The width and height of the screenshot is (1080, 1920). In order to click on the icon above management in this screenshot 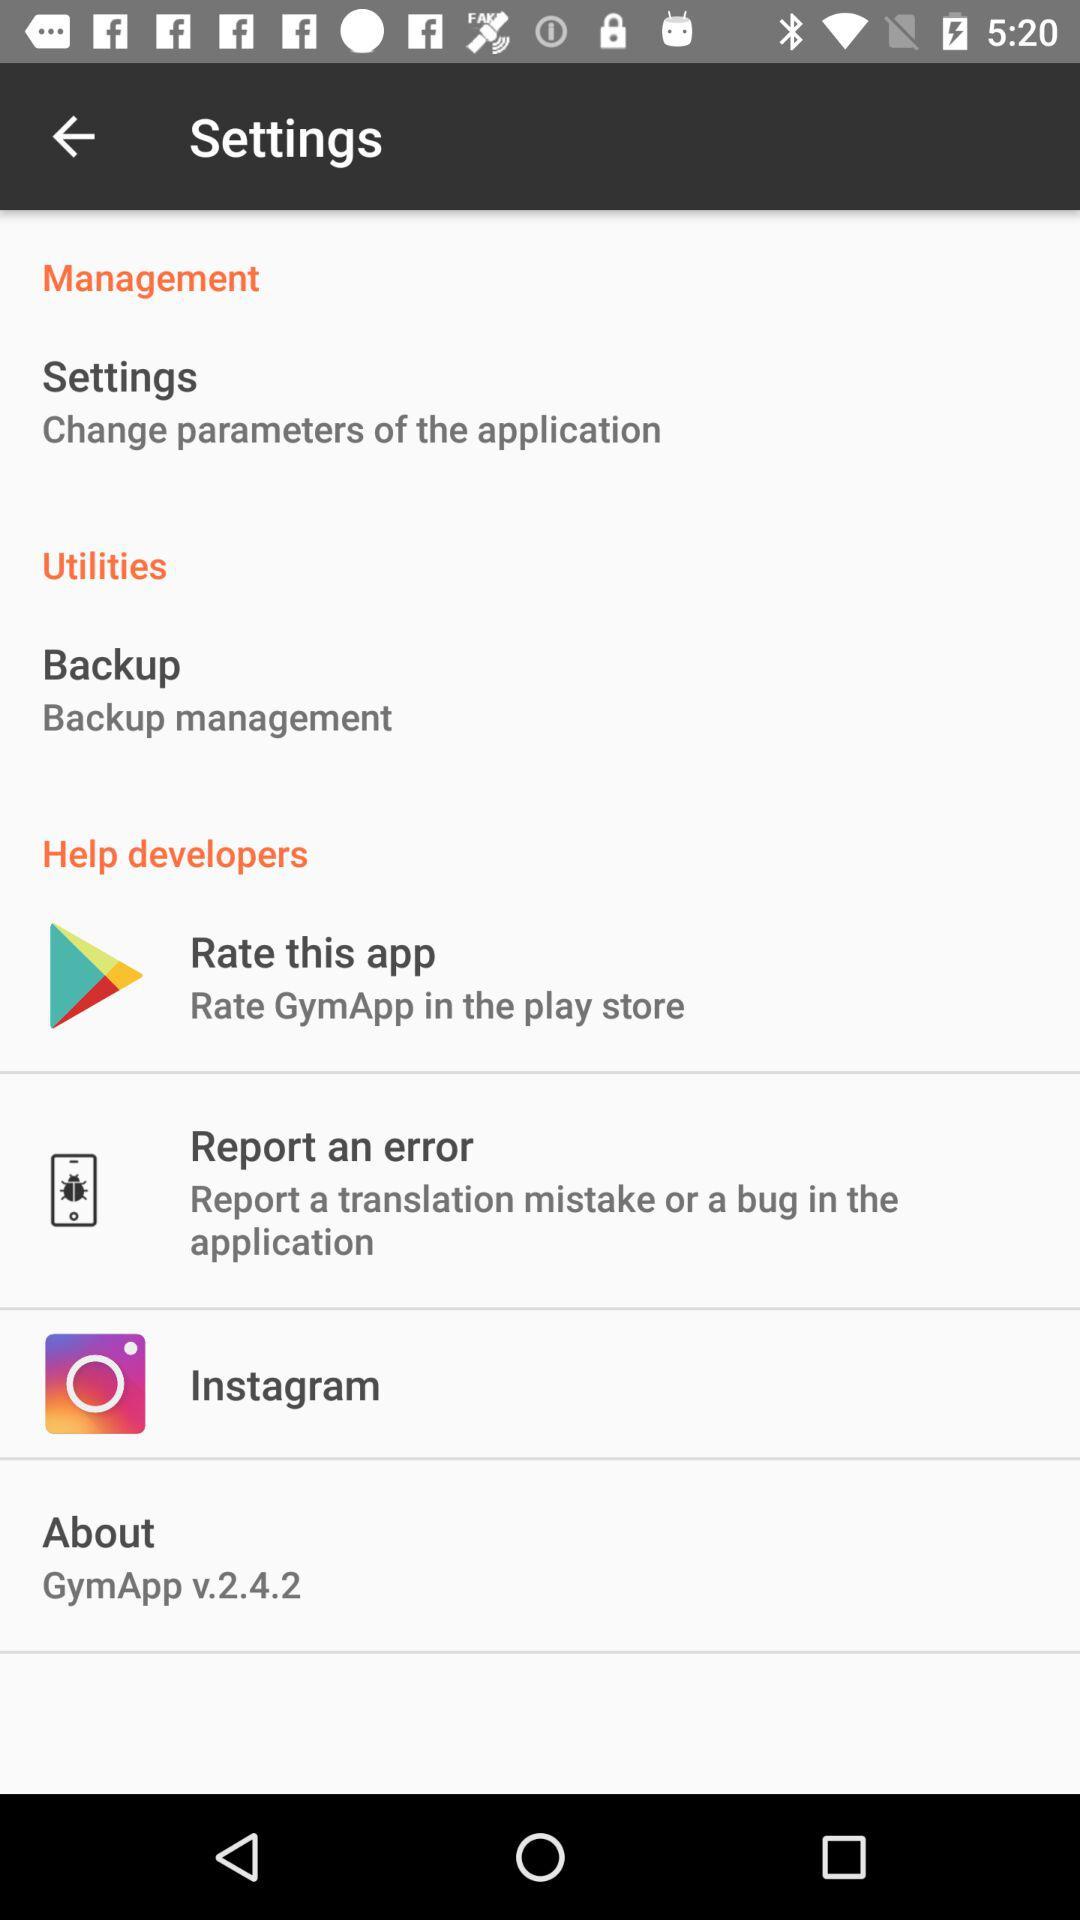, I will do `click(72, 135)`.